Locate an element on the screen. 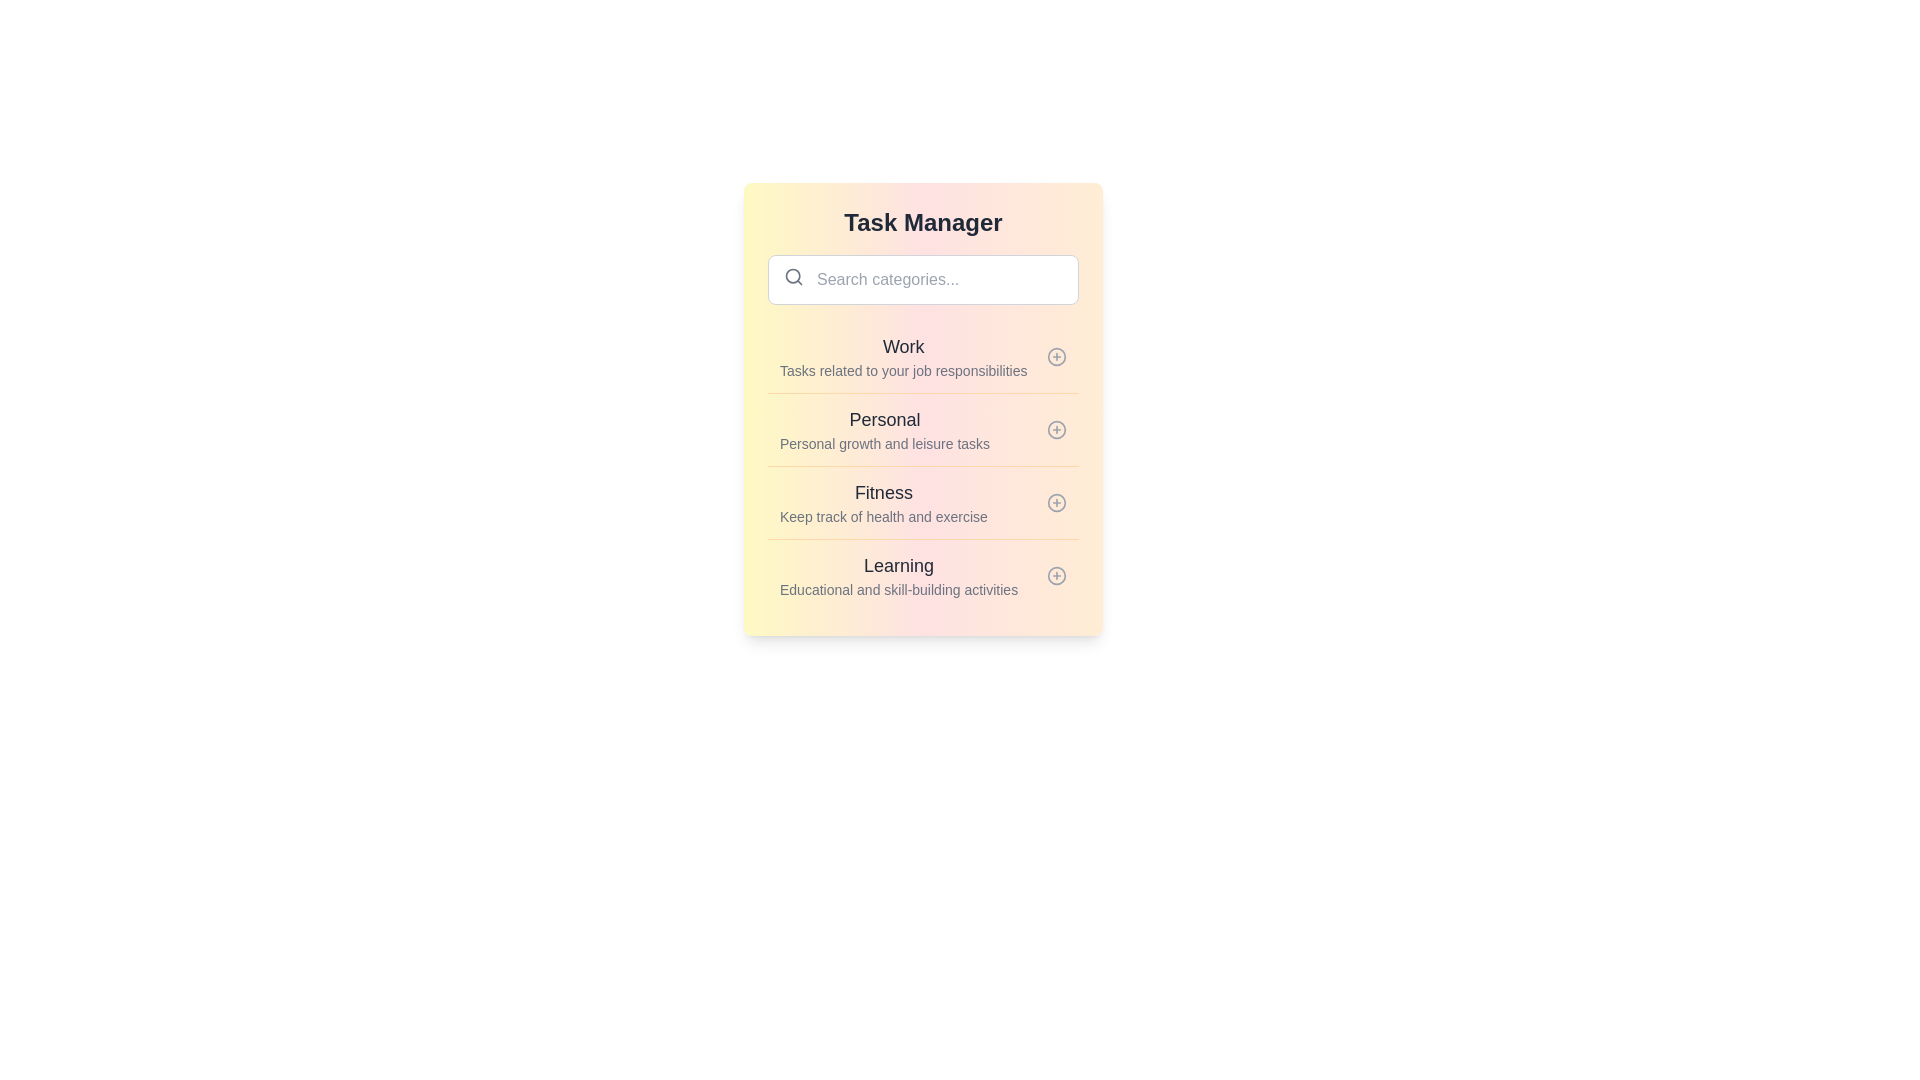 The width and height of the screenshot is (1920, 1080). the Text label that serves as a title for the section indicating tasks related to work, positioned above the descriptive text 'Tasks related to your job responsibilities' in the Task Manager interface is located at coordinates (902, 346).